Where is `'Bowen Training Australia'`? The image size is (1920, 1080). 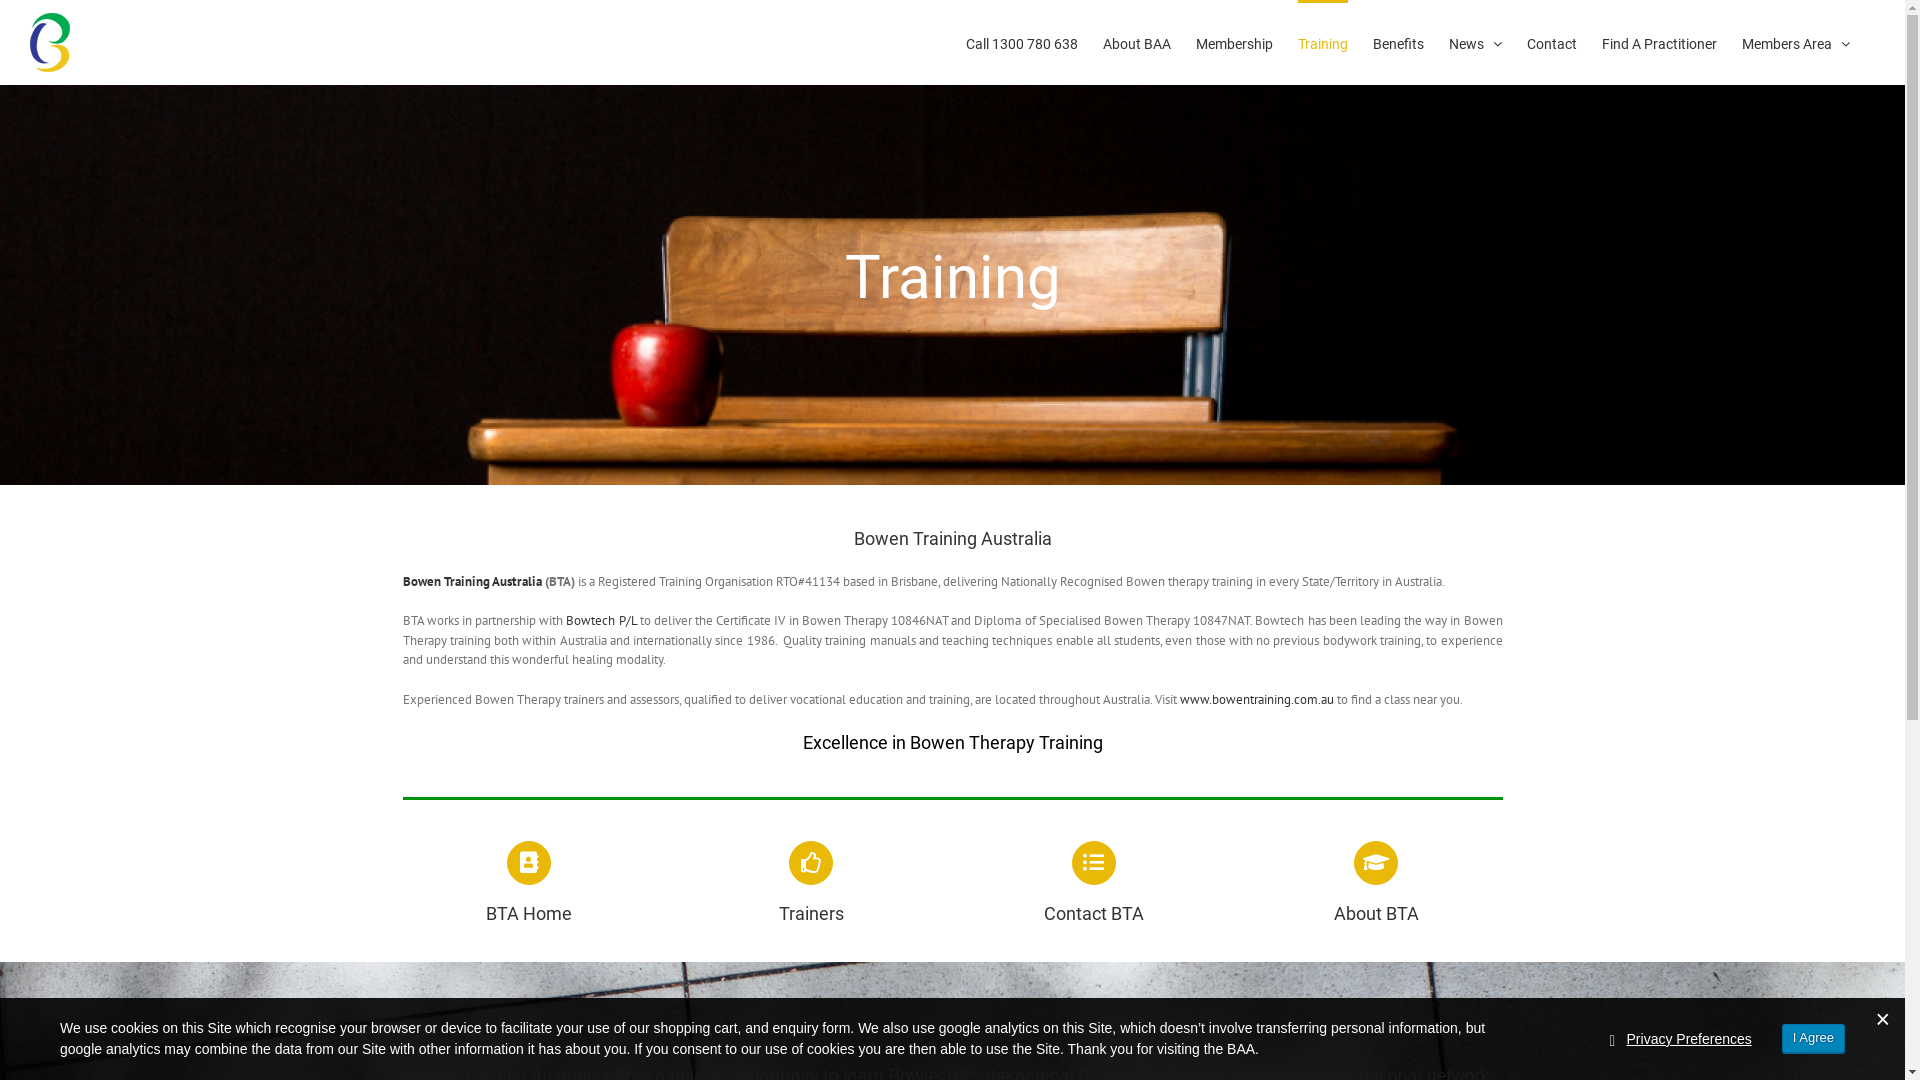
'Bowen Training Australia' is located at coordinates (470, 581).